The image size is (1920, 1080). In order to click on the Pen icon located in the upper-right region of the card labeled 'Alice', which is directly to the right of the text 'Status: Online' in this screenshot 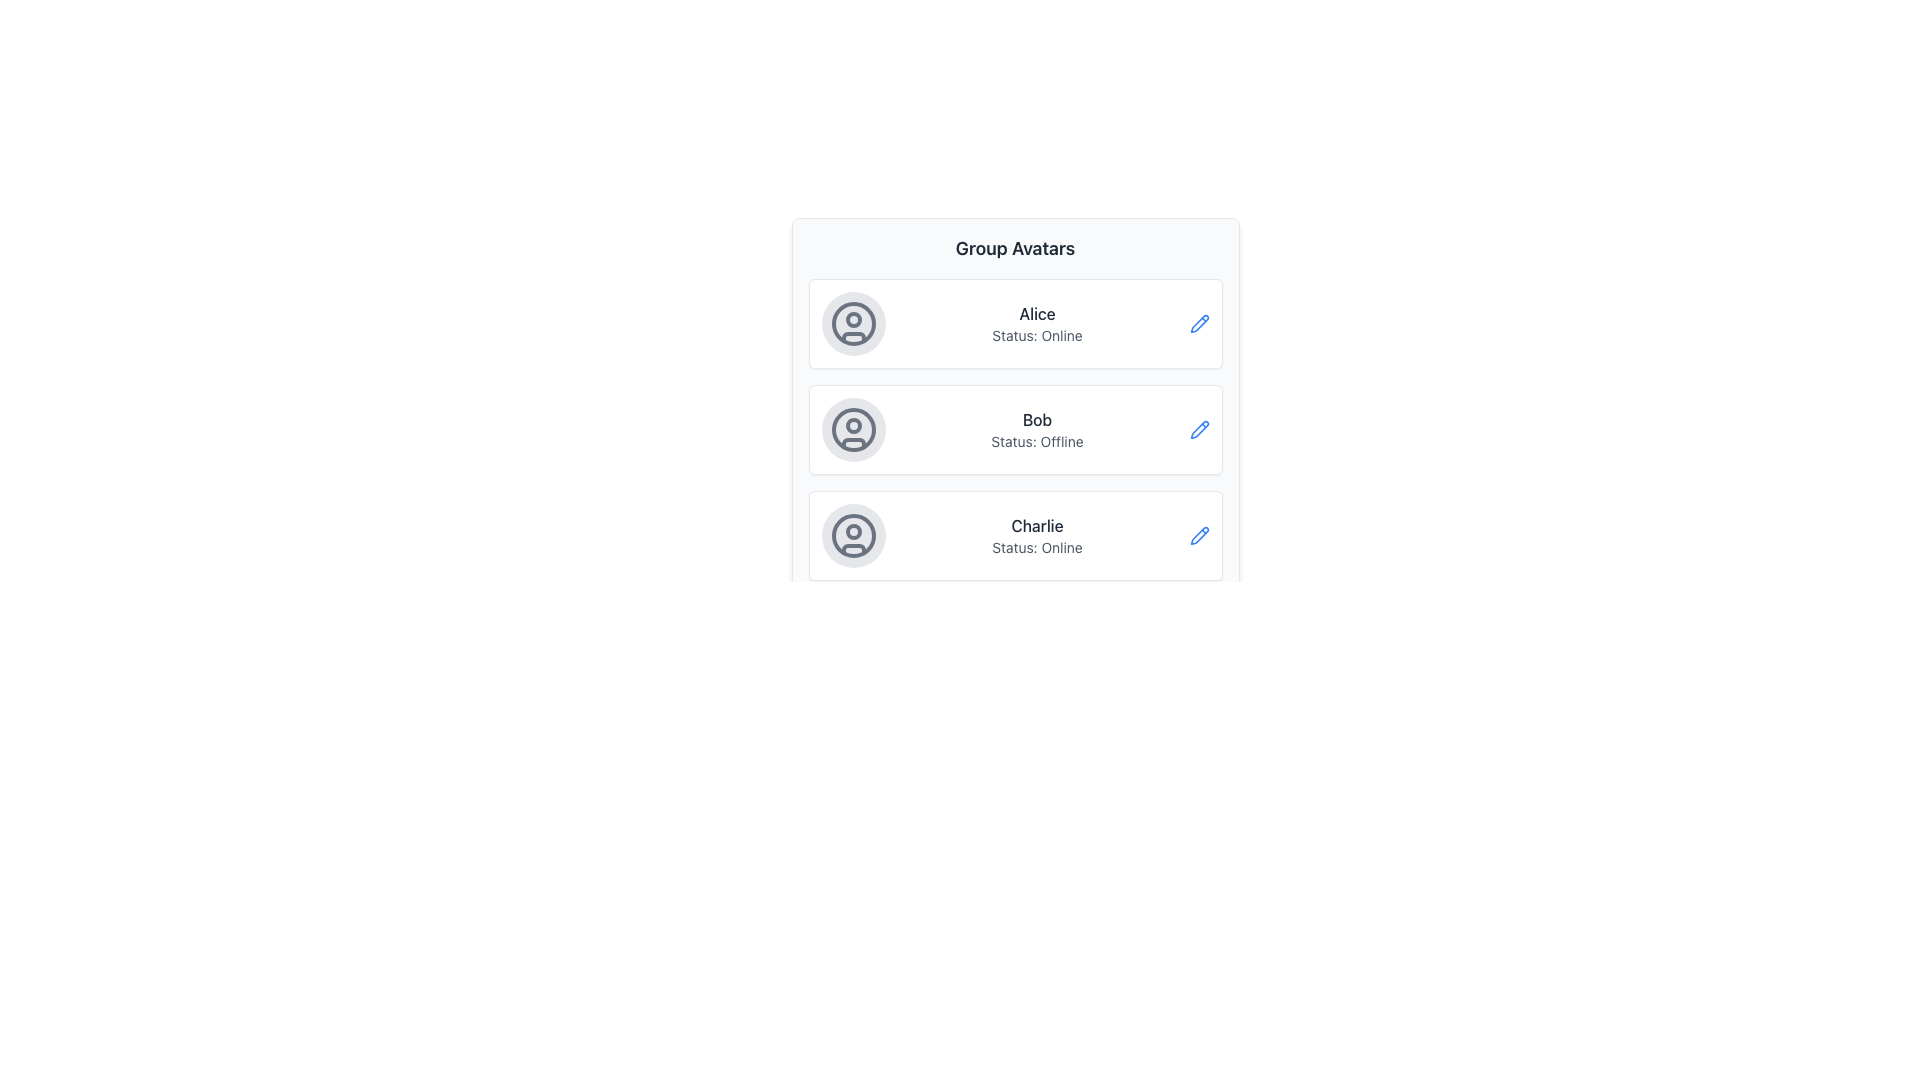, I will do `click(1199, 323)`.